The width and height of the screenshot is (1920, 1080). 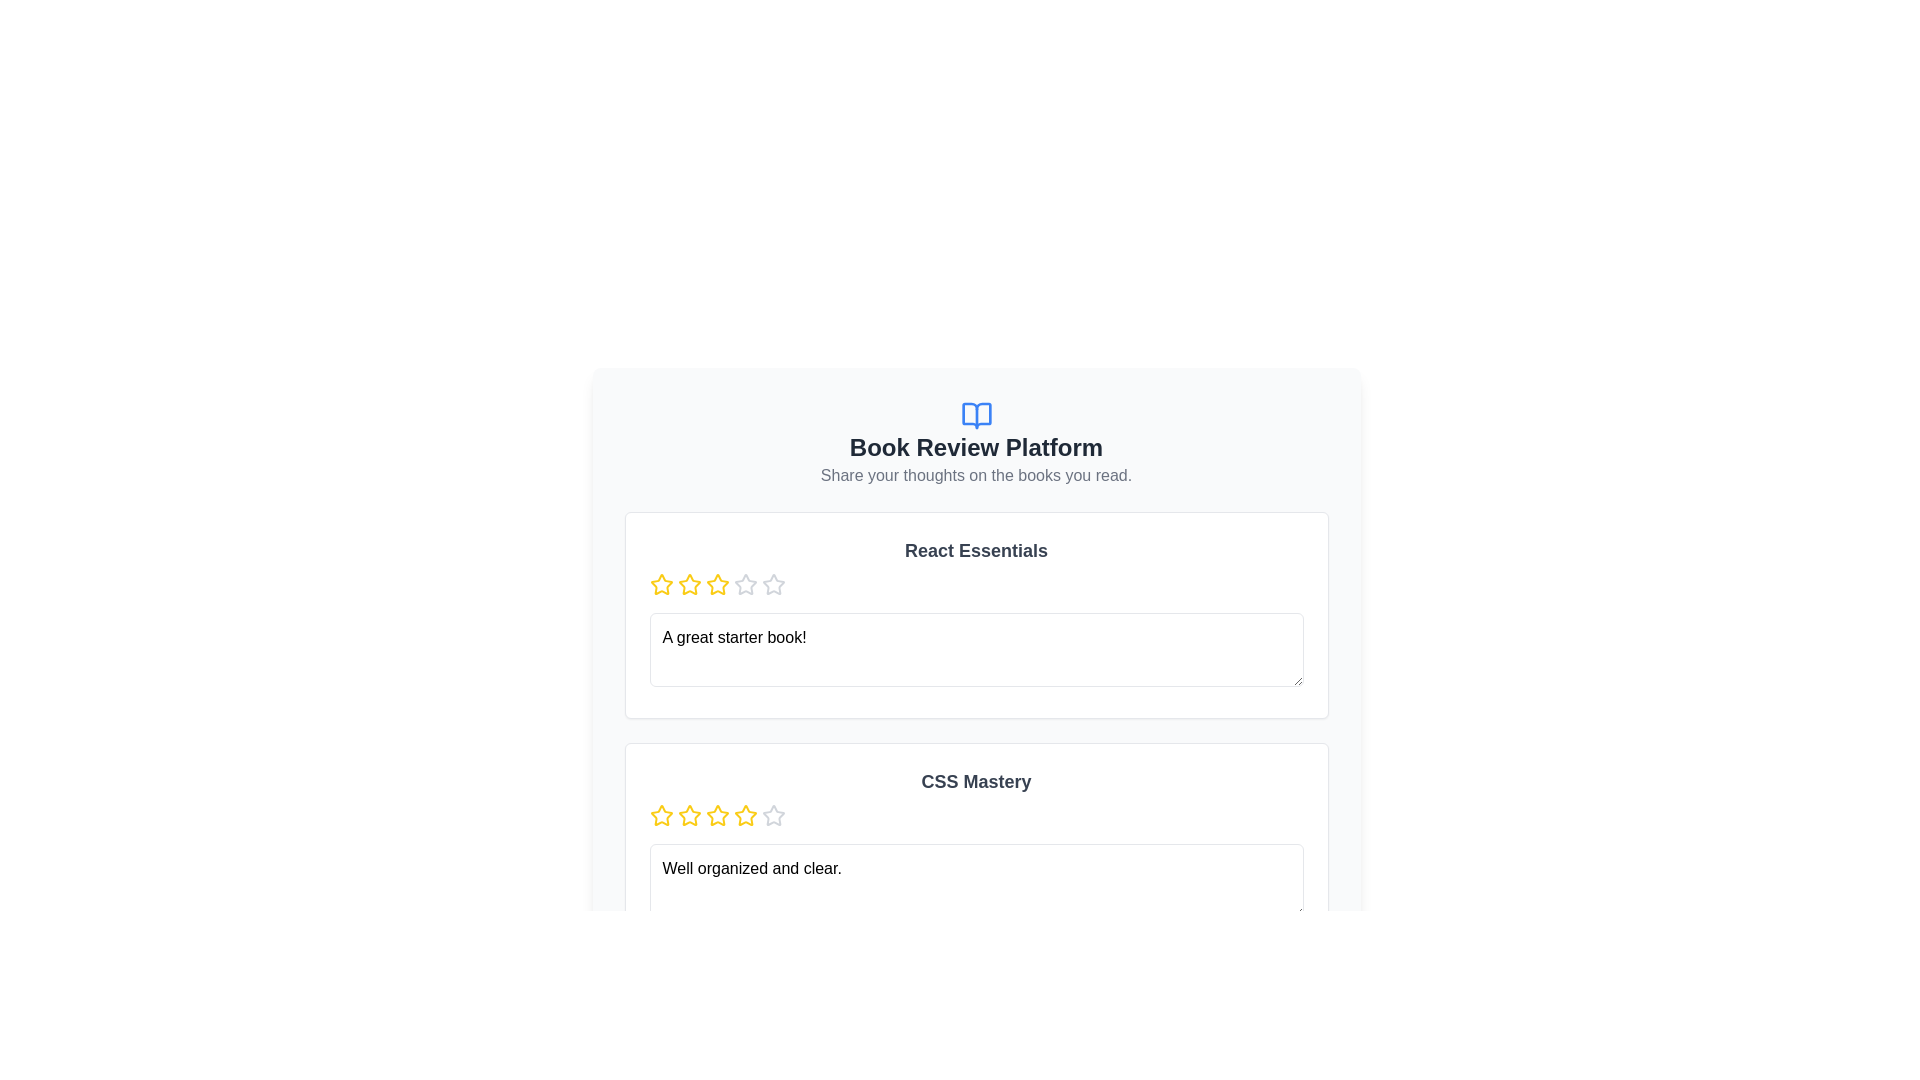 What do you see at coordinates (717, 1045) in the screenshot?
I see `the interactive star icon for potential sorting in the rating section under the 'CSS Mastery' book review, specifically the third gray star from the left in the third row of stars` at bounding box center [717, 1045].